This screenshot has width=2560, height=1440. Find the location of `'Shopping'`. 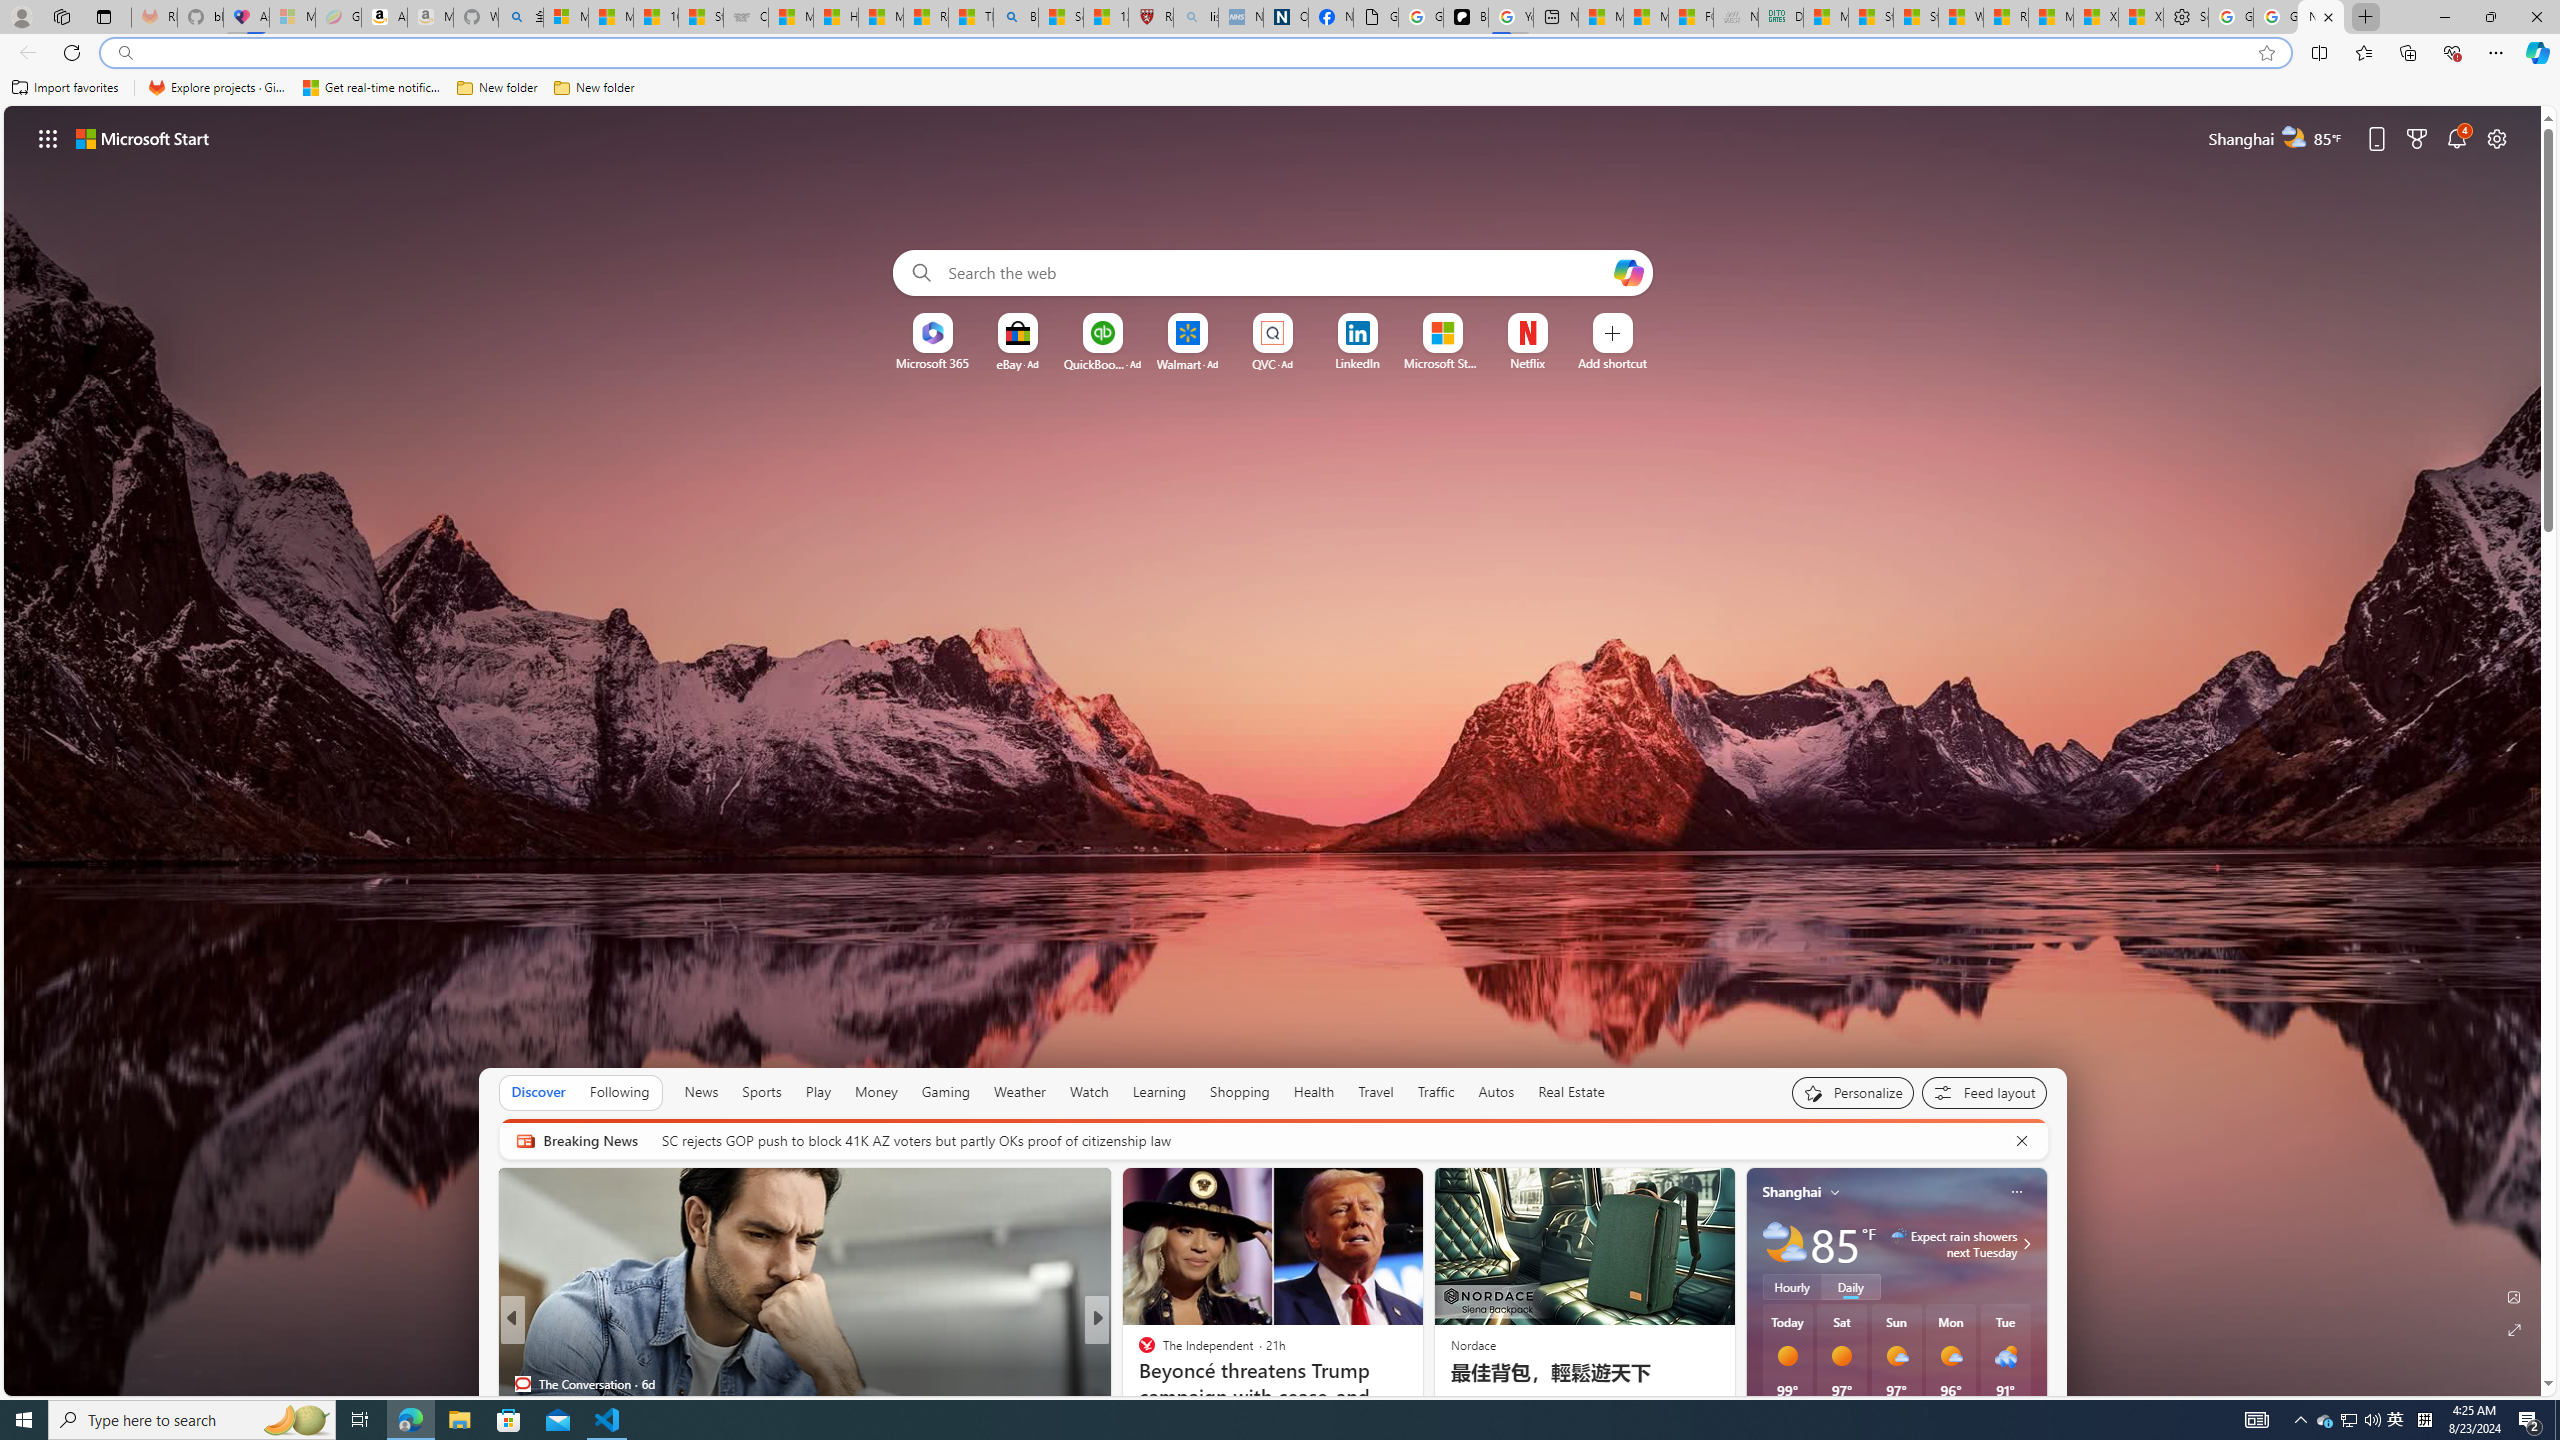

'Shopping' is located at coordinates (1239, 1091).